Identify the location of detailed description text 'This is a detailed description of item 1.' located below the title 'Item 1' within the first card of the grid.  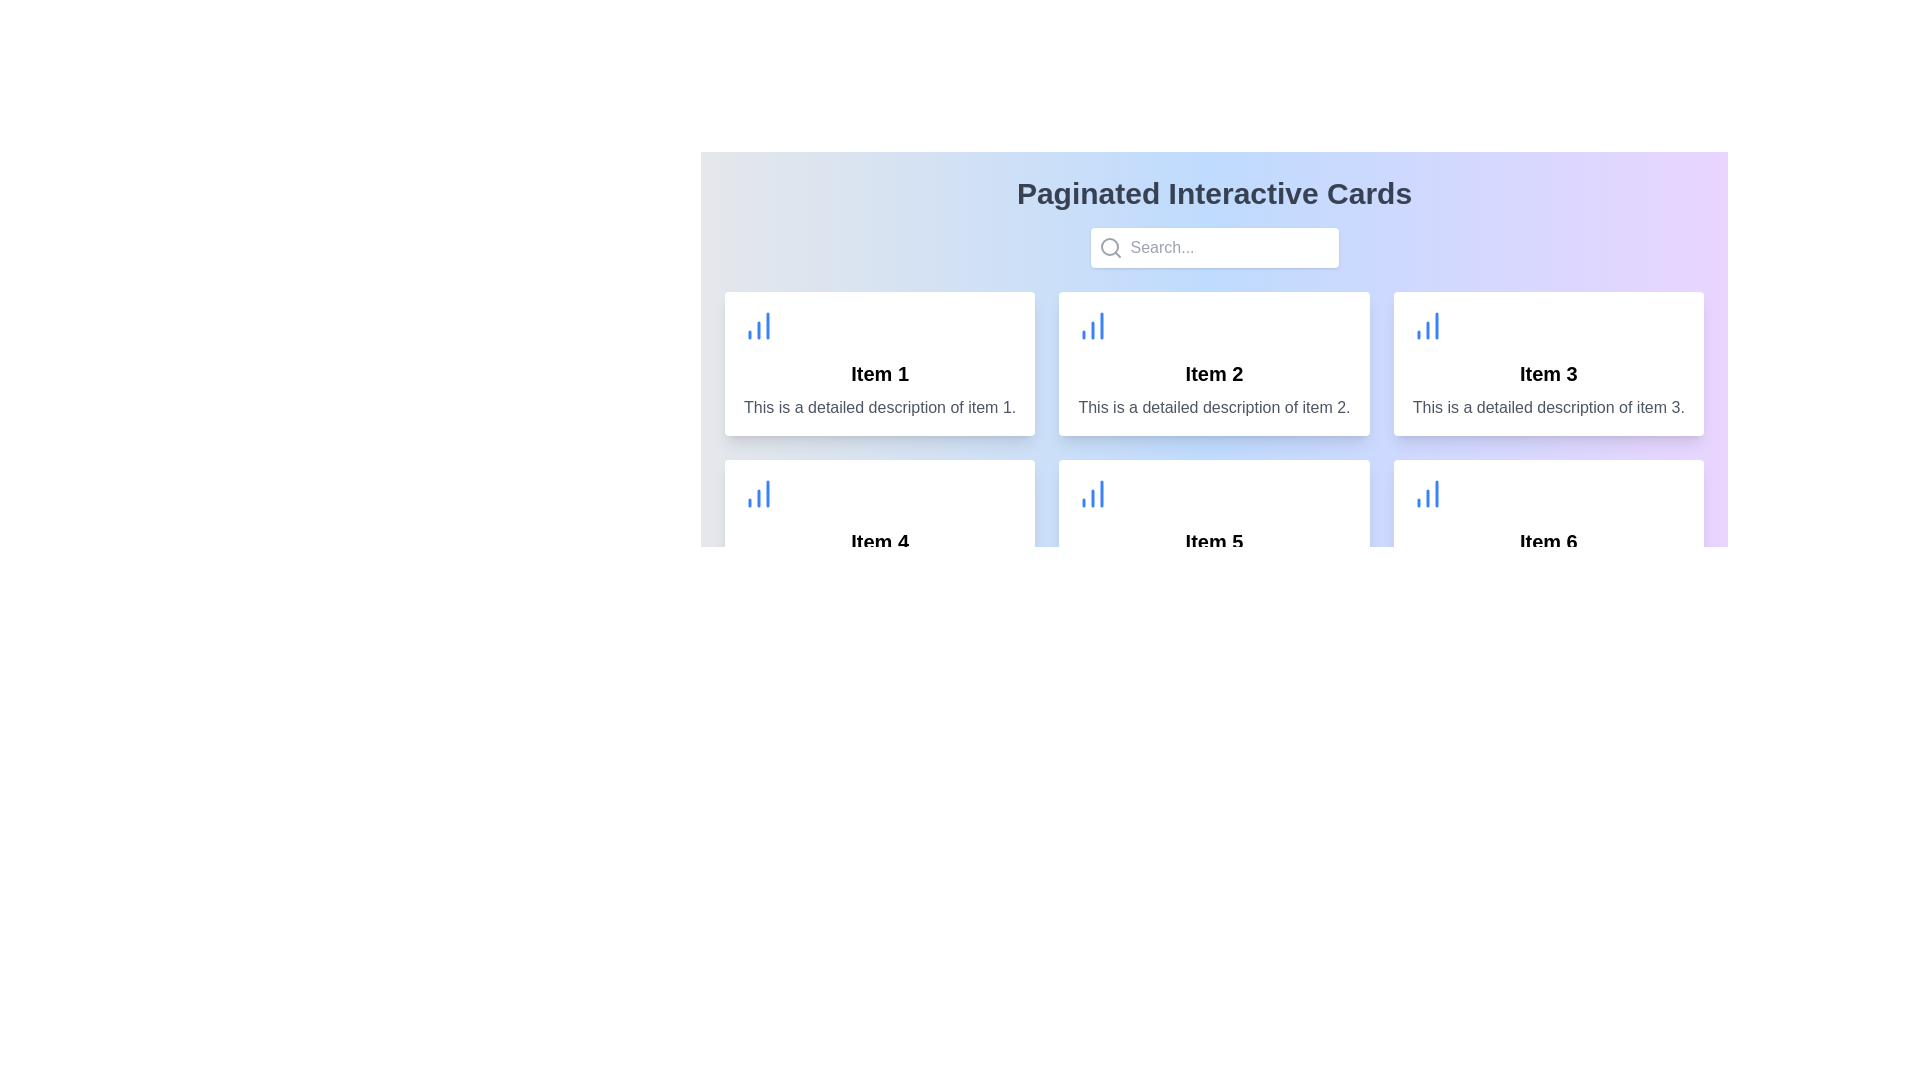
(880, 407).